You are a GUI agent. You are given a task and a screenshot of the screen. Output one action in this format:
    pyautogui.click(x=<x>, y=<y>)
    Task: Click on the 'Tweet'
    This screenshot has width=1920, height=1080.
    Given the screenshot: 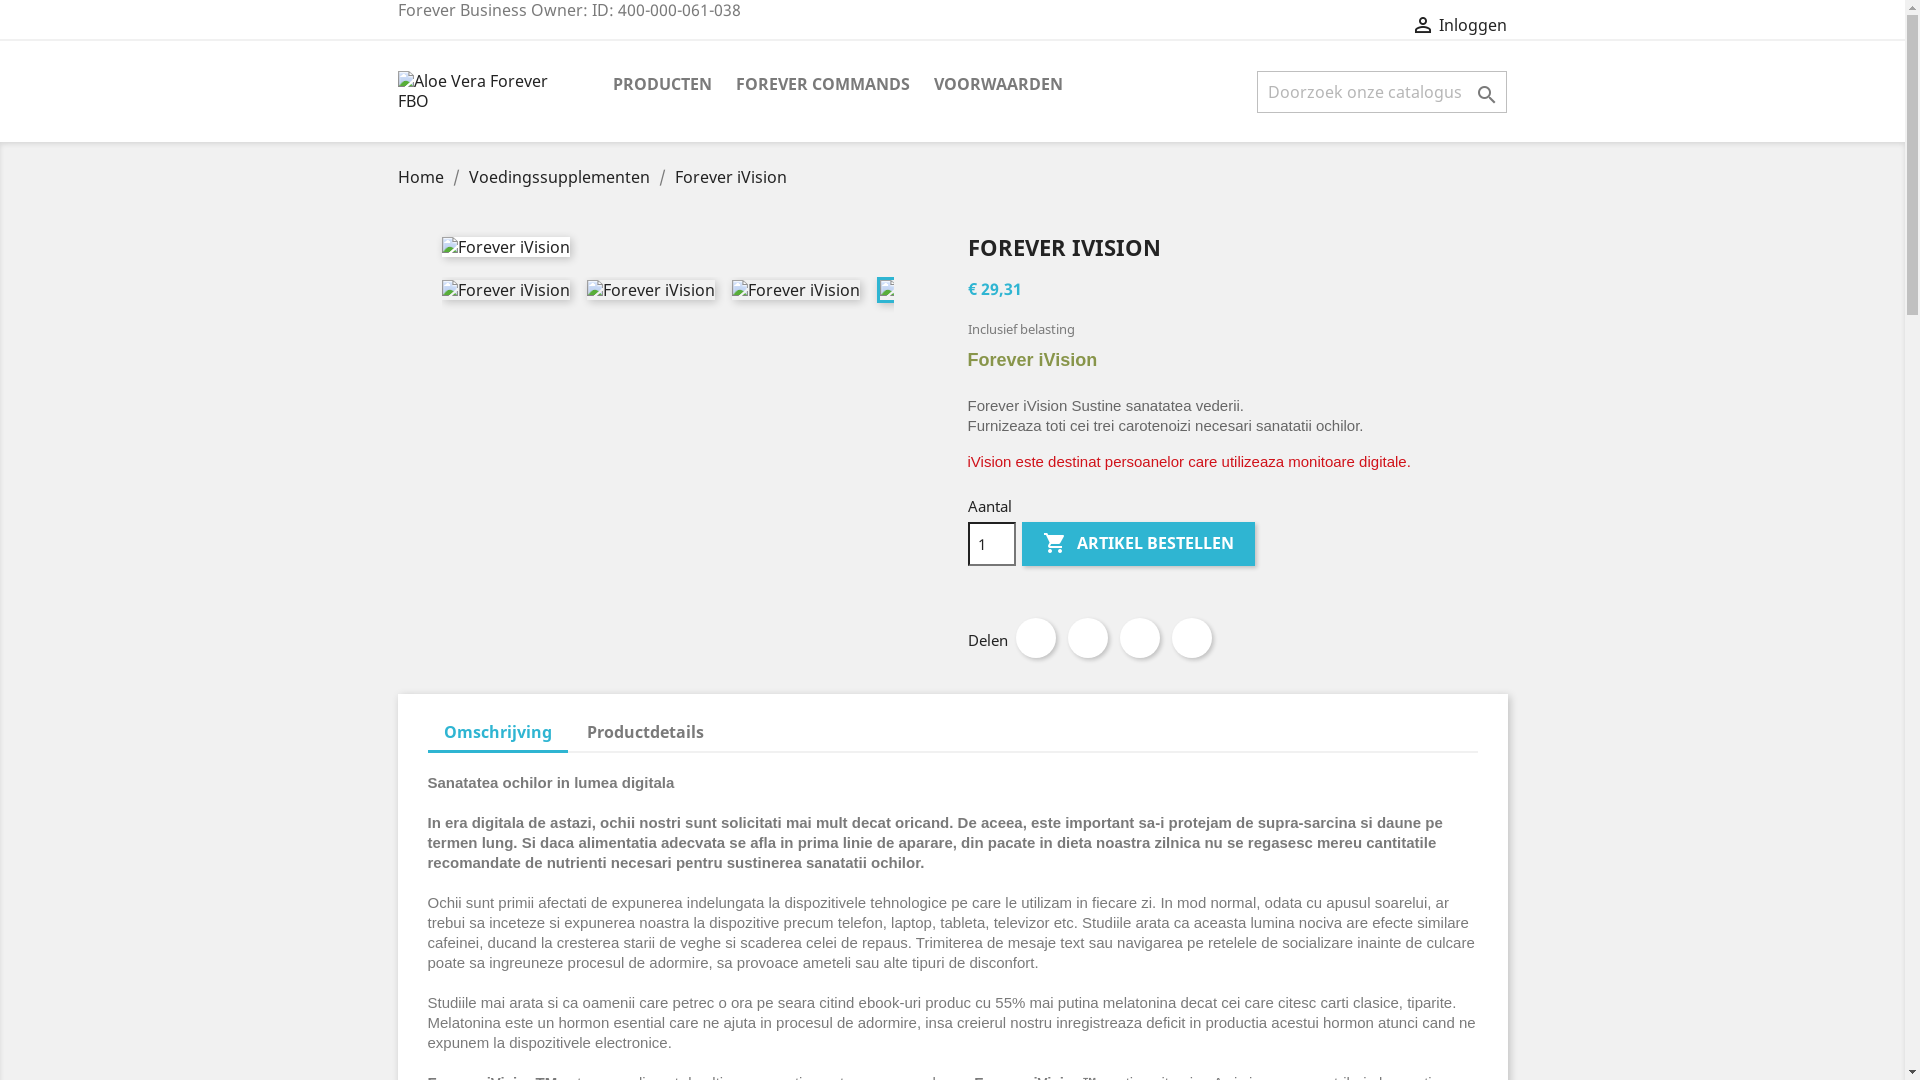 What is the action you would take?
    pyautogui.click(x=1087, y=637)
    